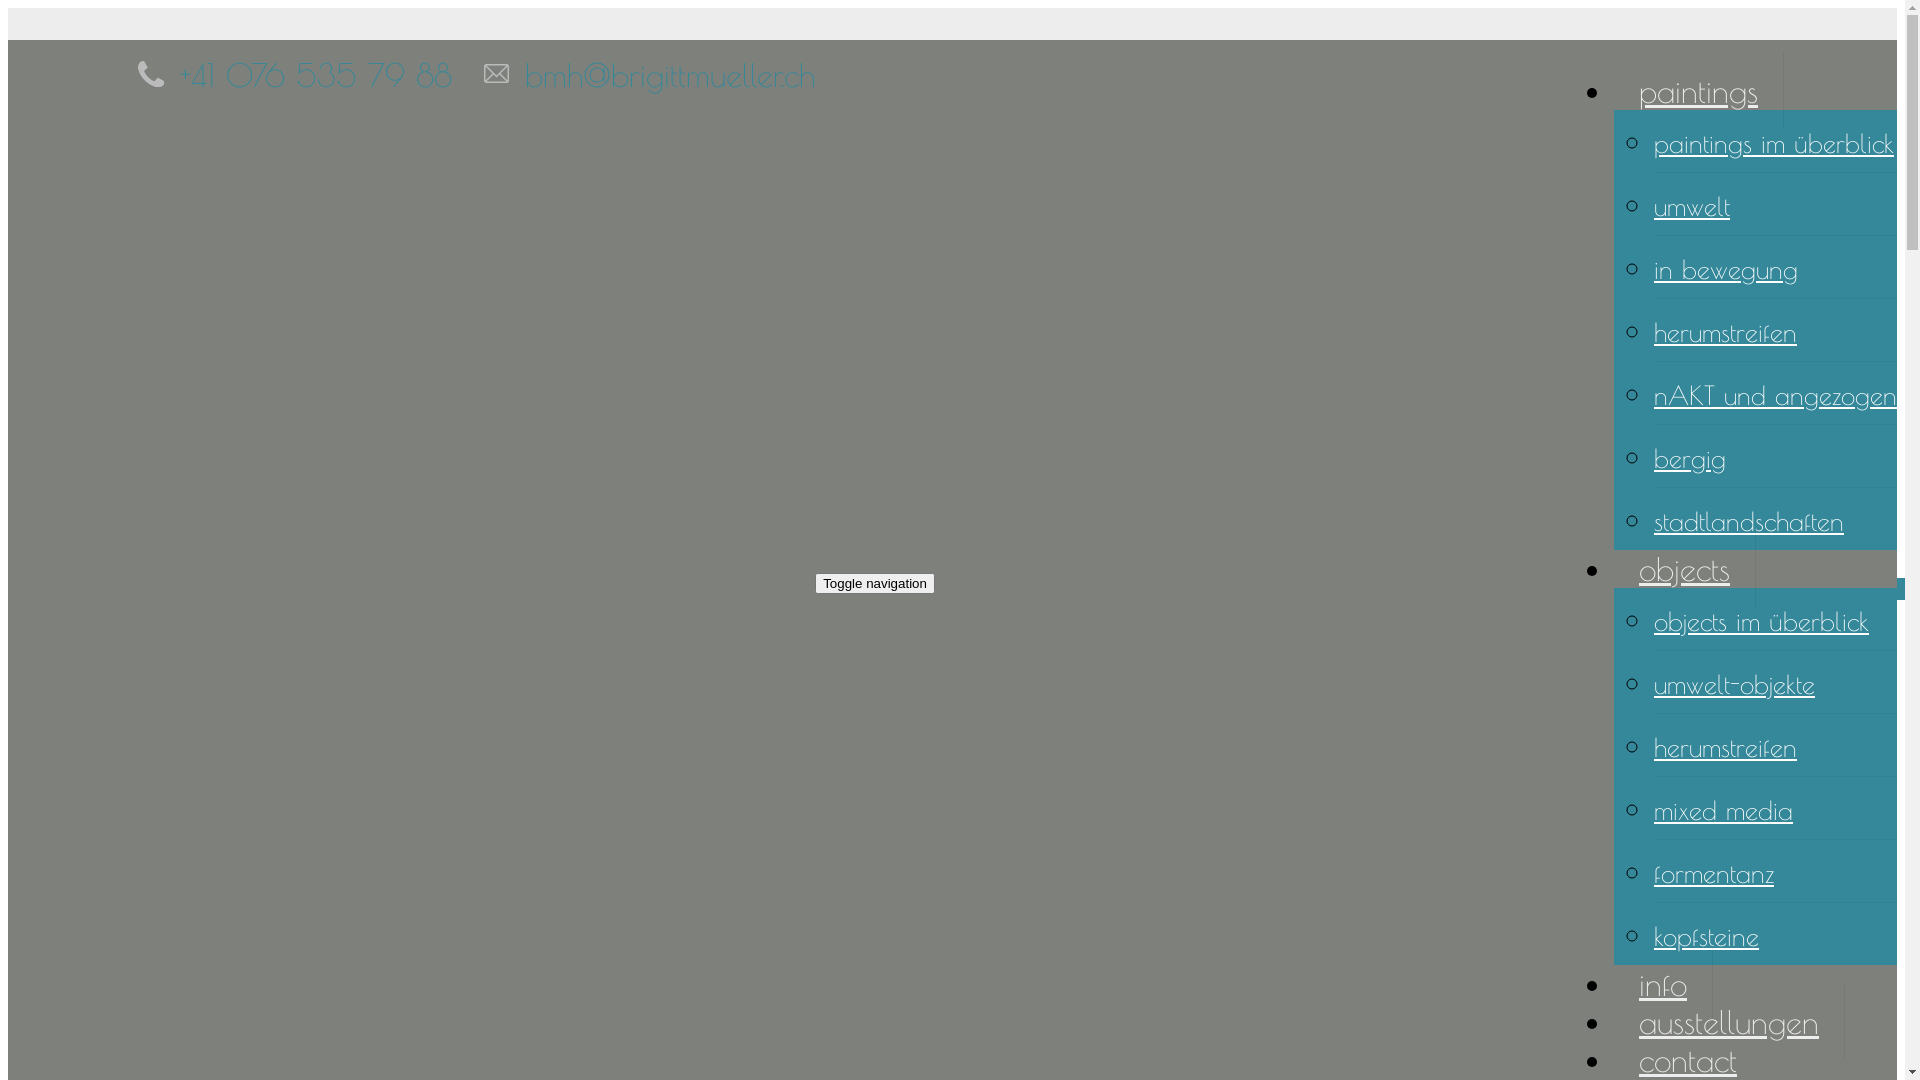  What do you see at coordinates (1712, 871) in the screenshot?
I see `'formentanz'` at bounding box center [1712, 871].